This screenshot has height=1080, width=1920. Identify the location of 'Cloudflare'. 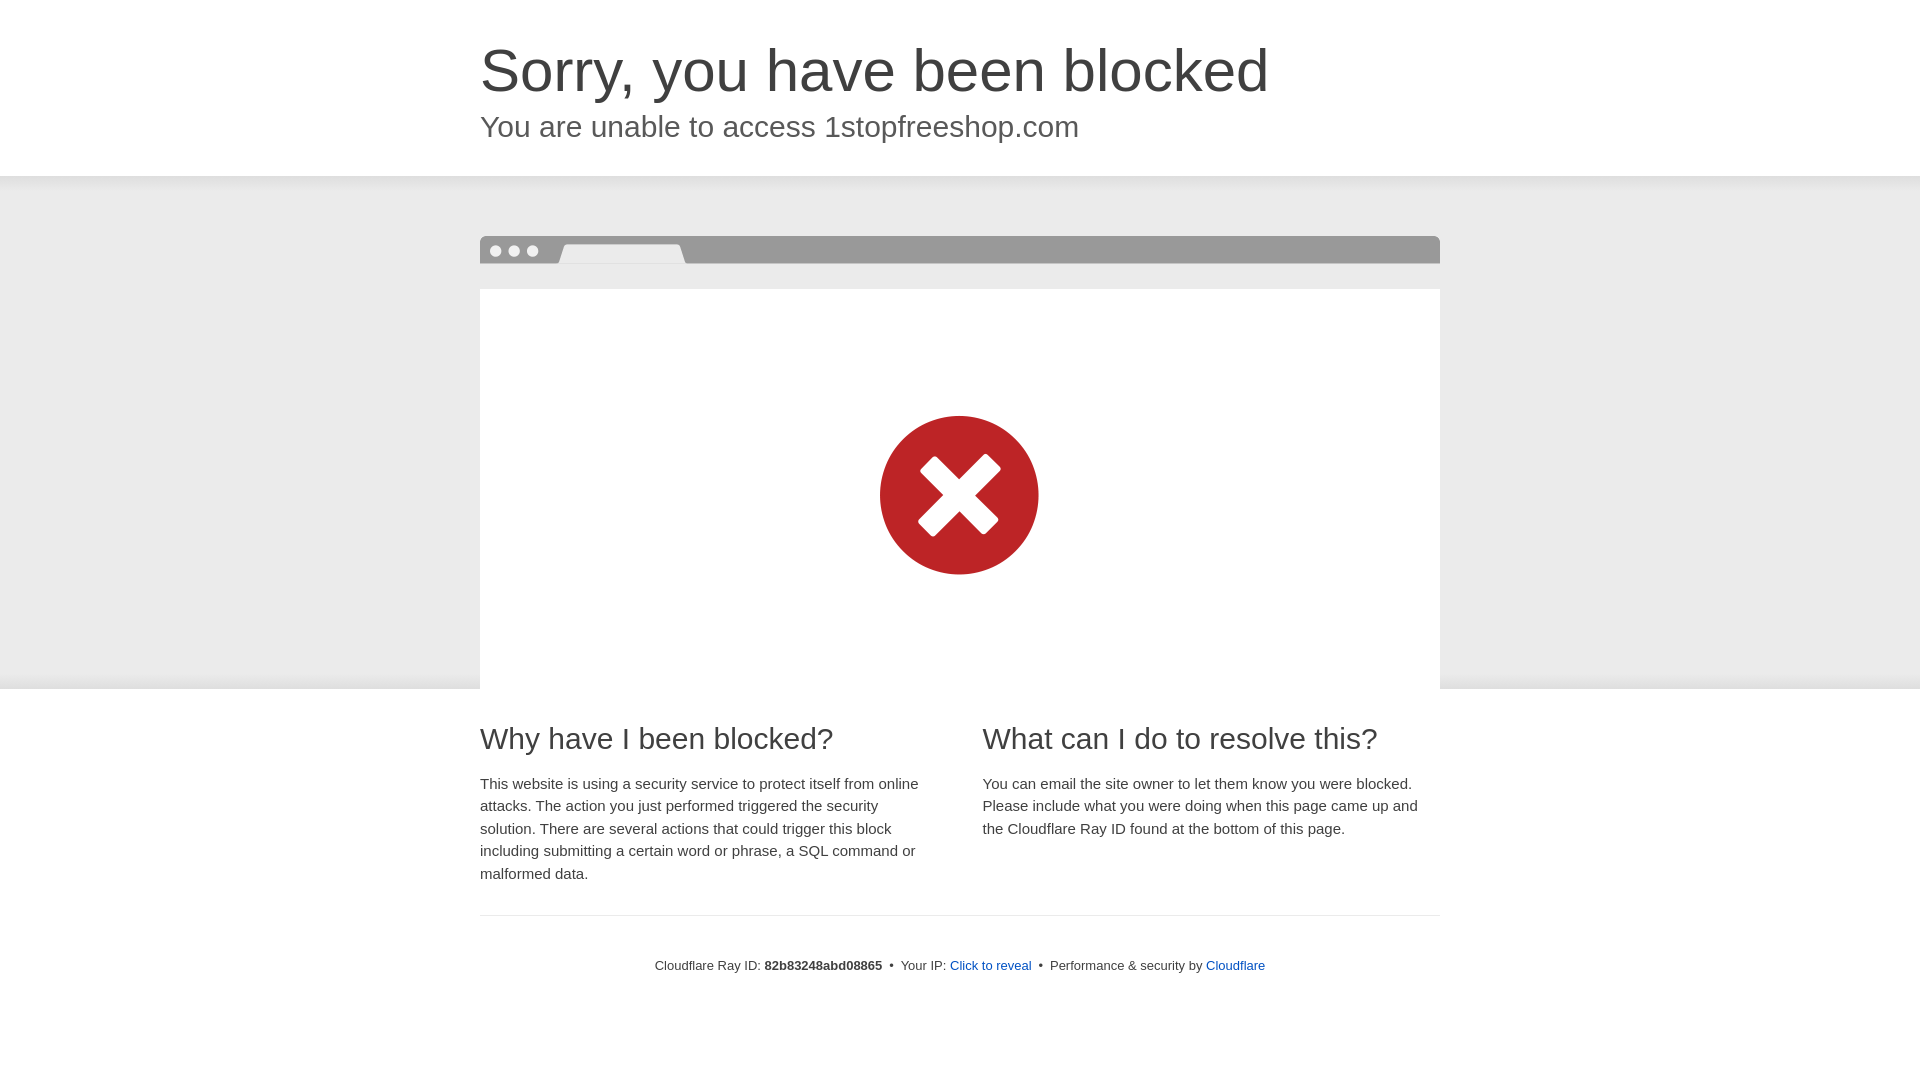
(1234, 964).